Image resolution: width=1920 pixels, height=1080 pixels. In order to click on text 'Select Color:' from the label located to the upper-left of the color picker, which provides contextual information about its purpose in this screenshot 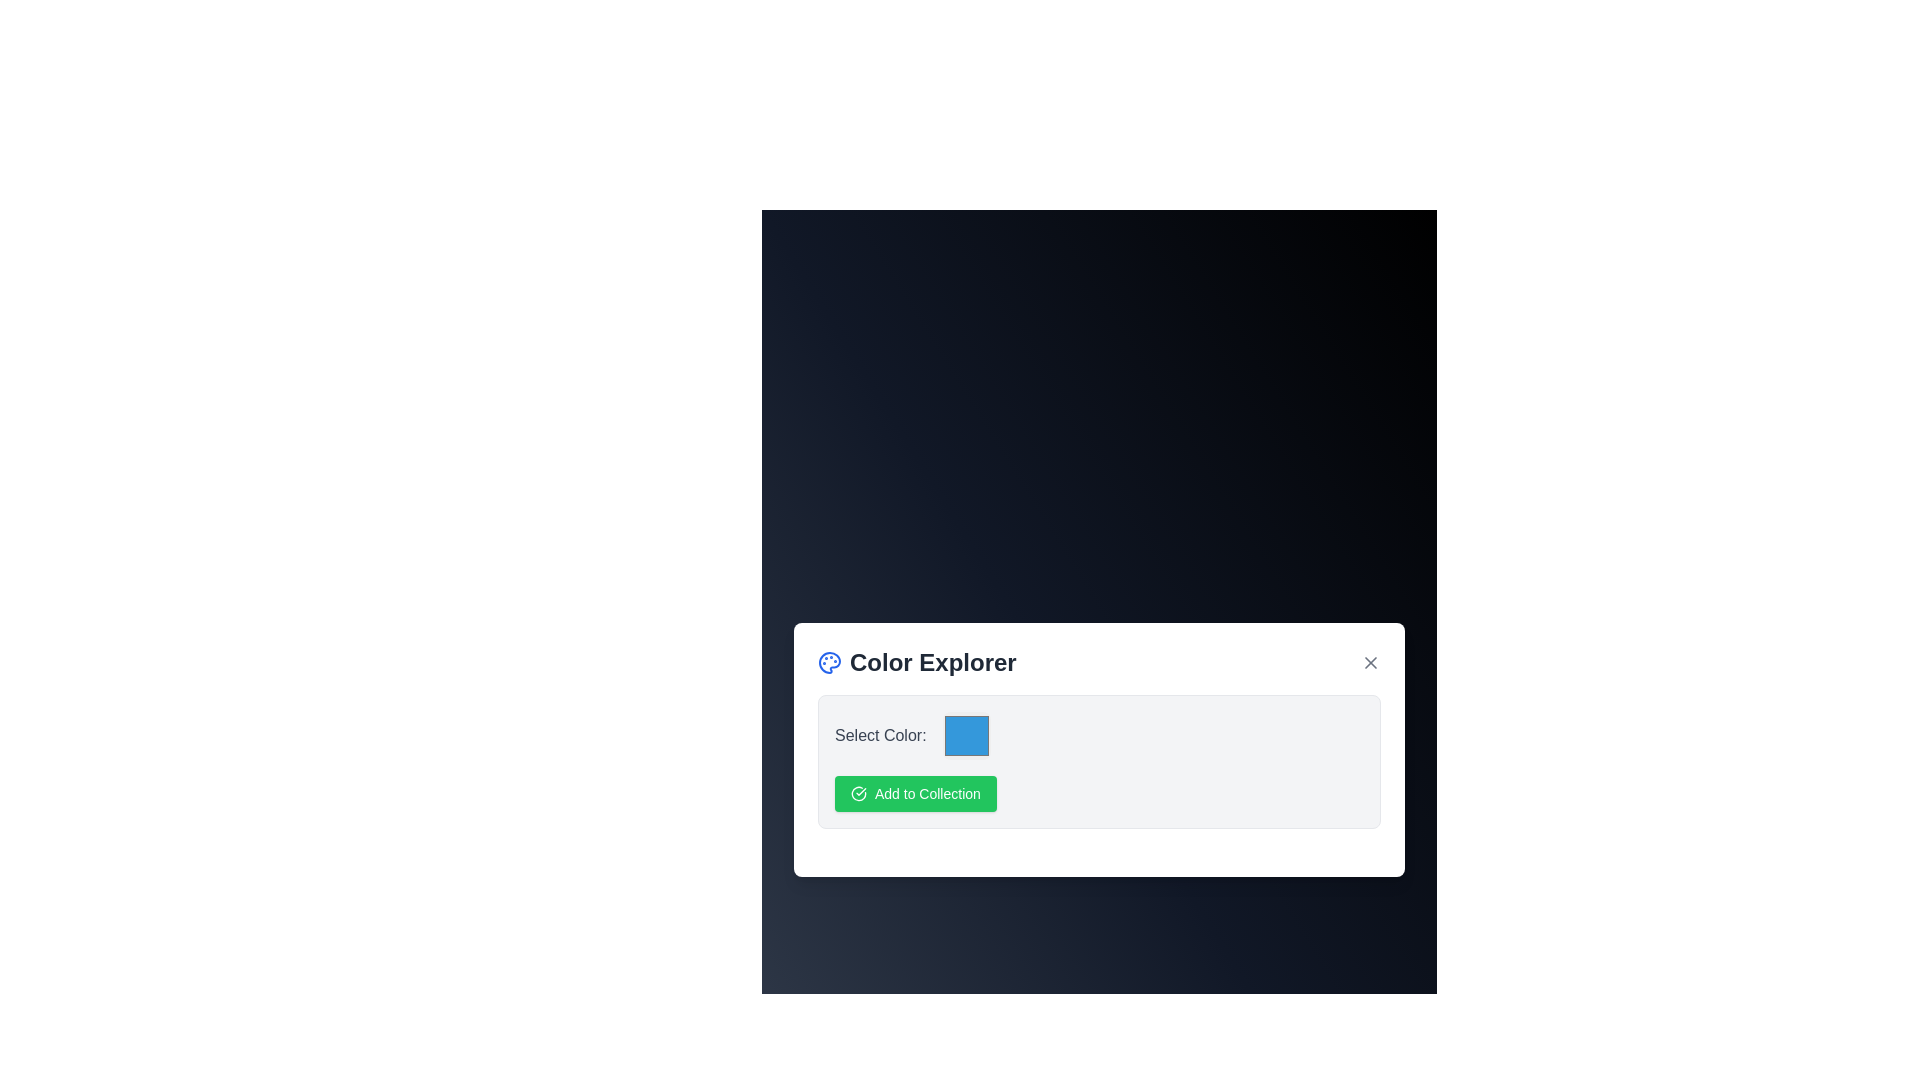, I will do `click(880, 736)`.